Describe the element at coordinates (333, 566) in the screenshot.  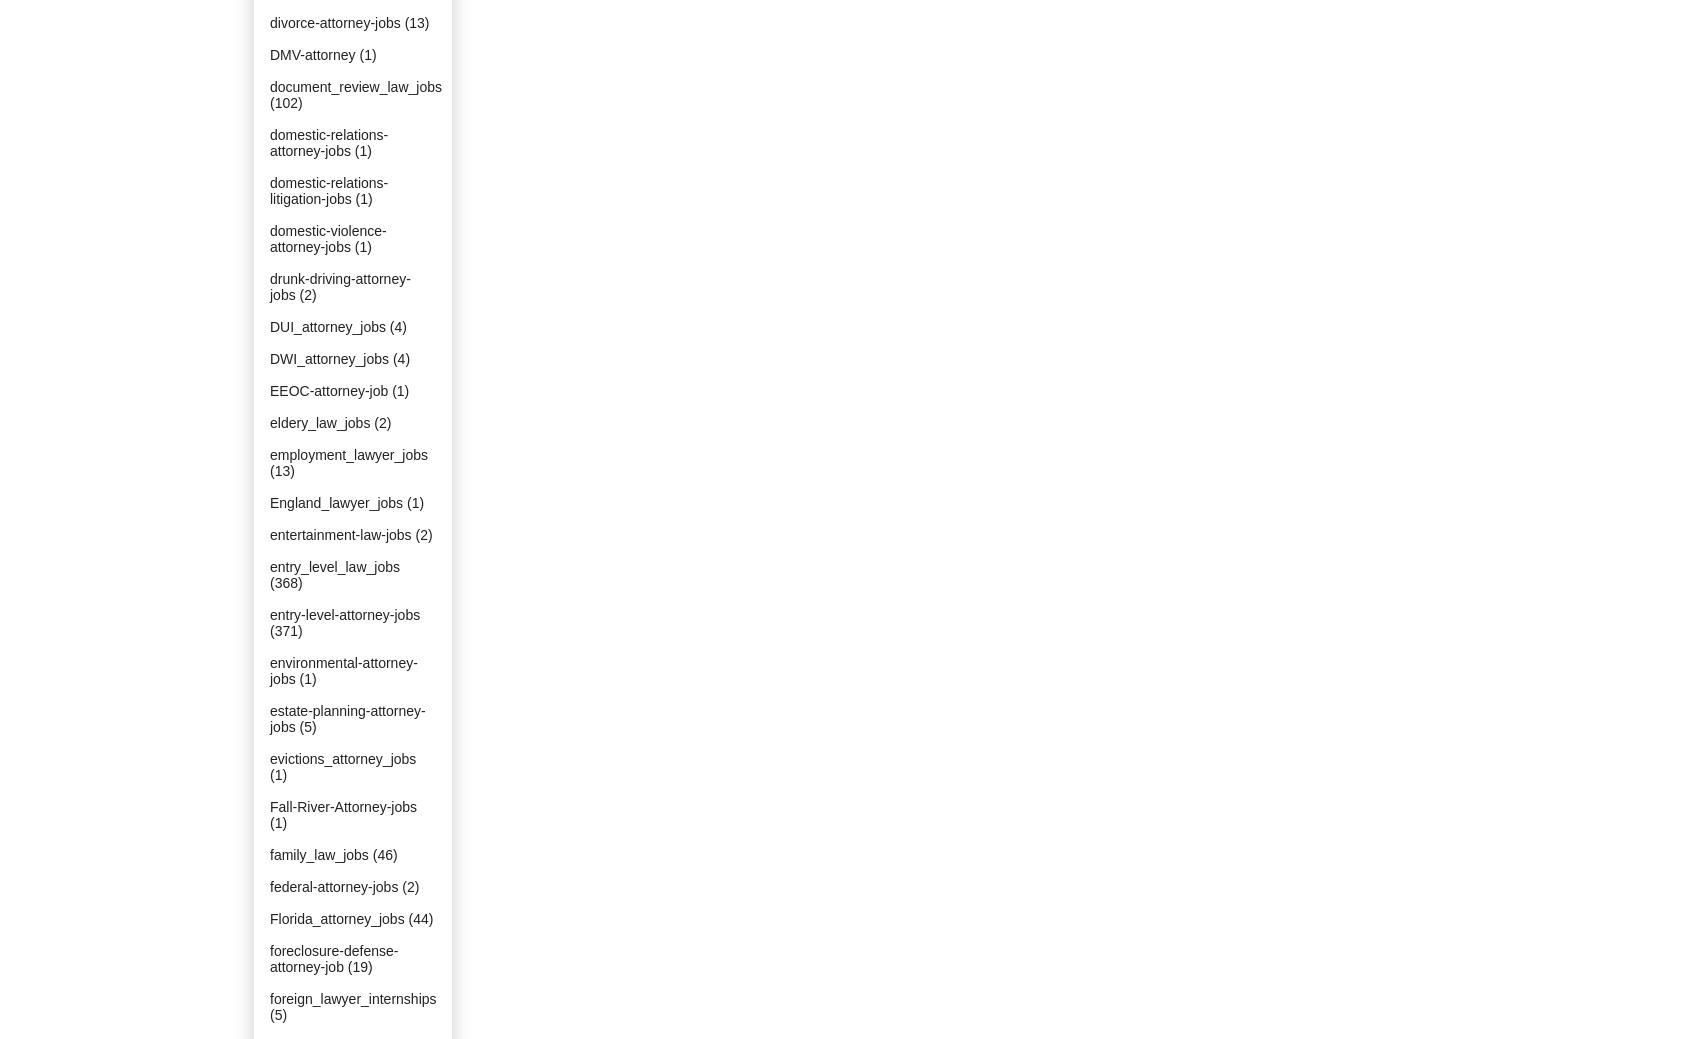
I see `'entry_level_law_jobs'` at that location.